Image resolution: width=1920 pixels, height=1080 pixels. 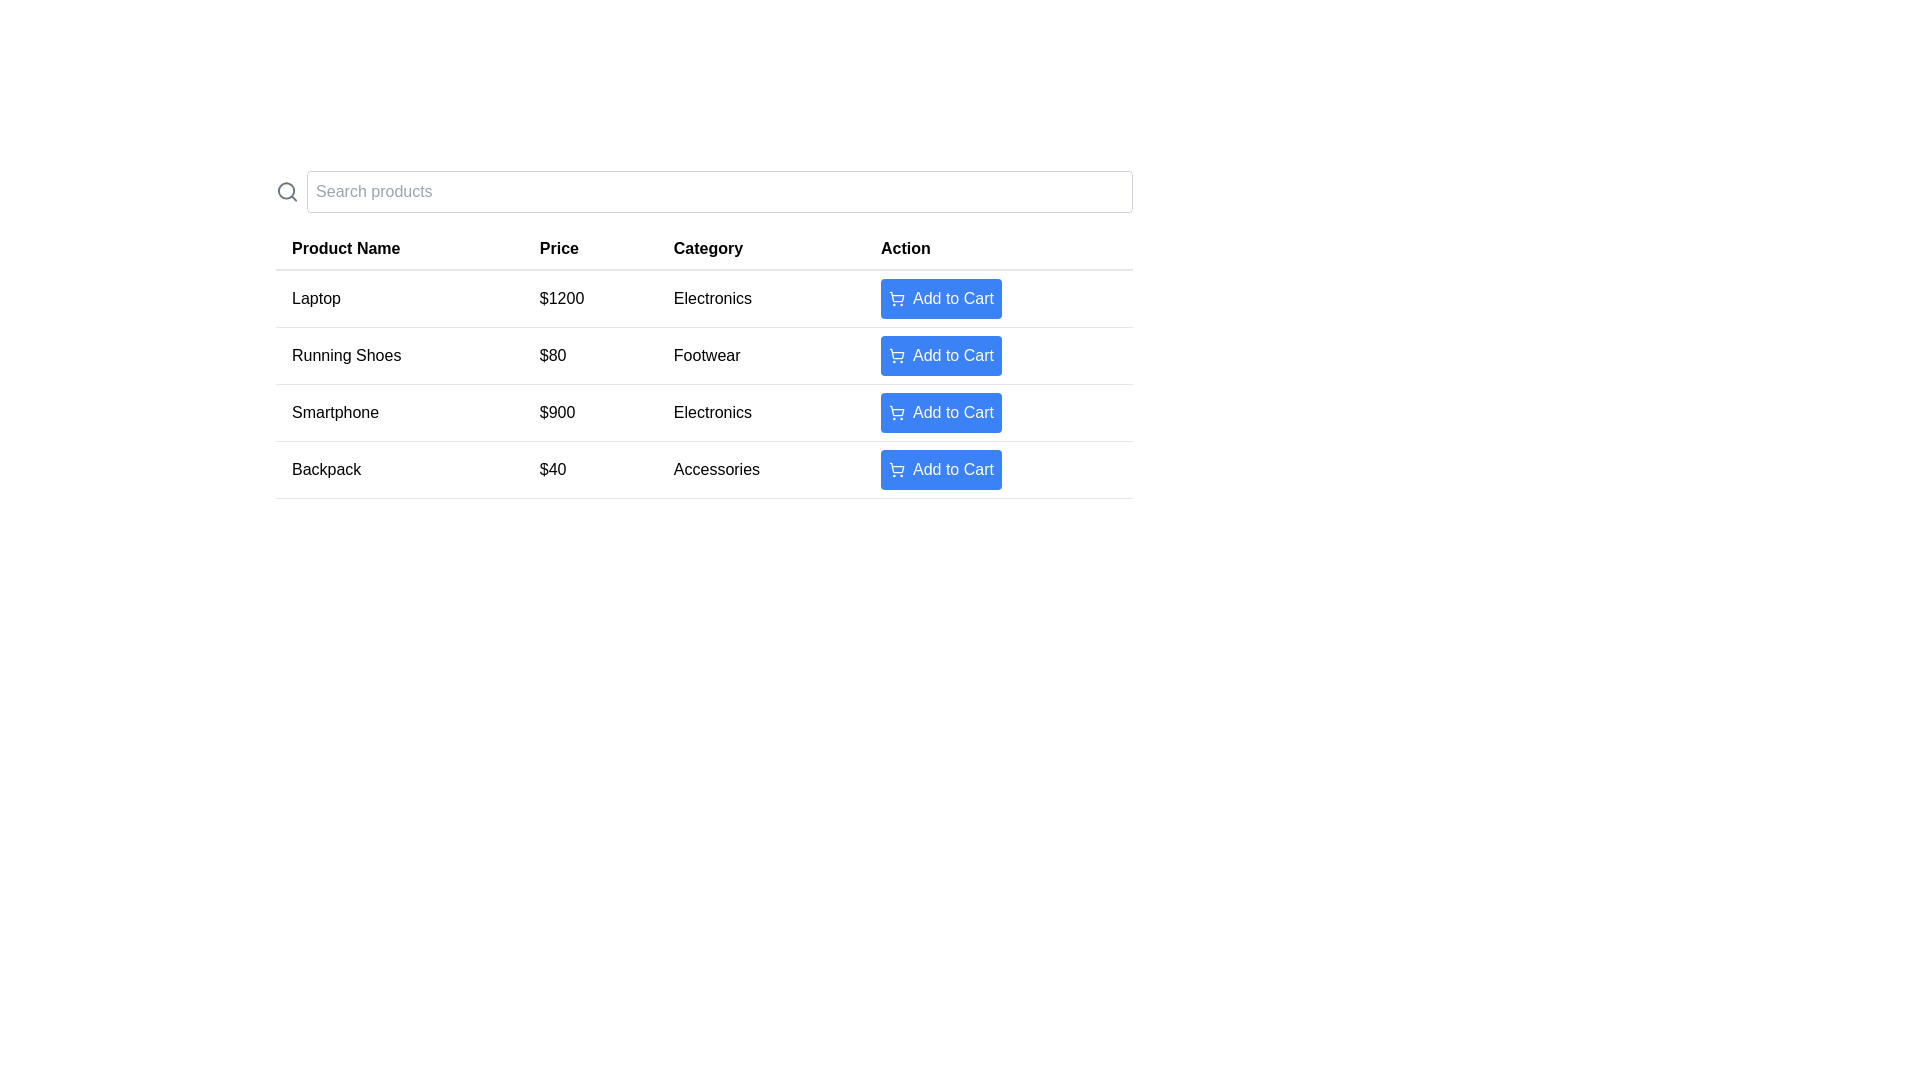 I want to click on the small shopping cart icon located to the left of the 'Add to Cart' button in the product table row to potentially trigger the action, so click(x=896, y=299).